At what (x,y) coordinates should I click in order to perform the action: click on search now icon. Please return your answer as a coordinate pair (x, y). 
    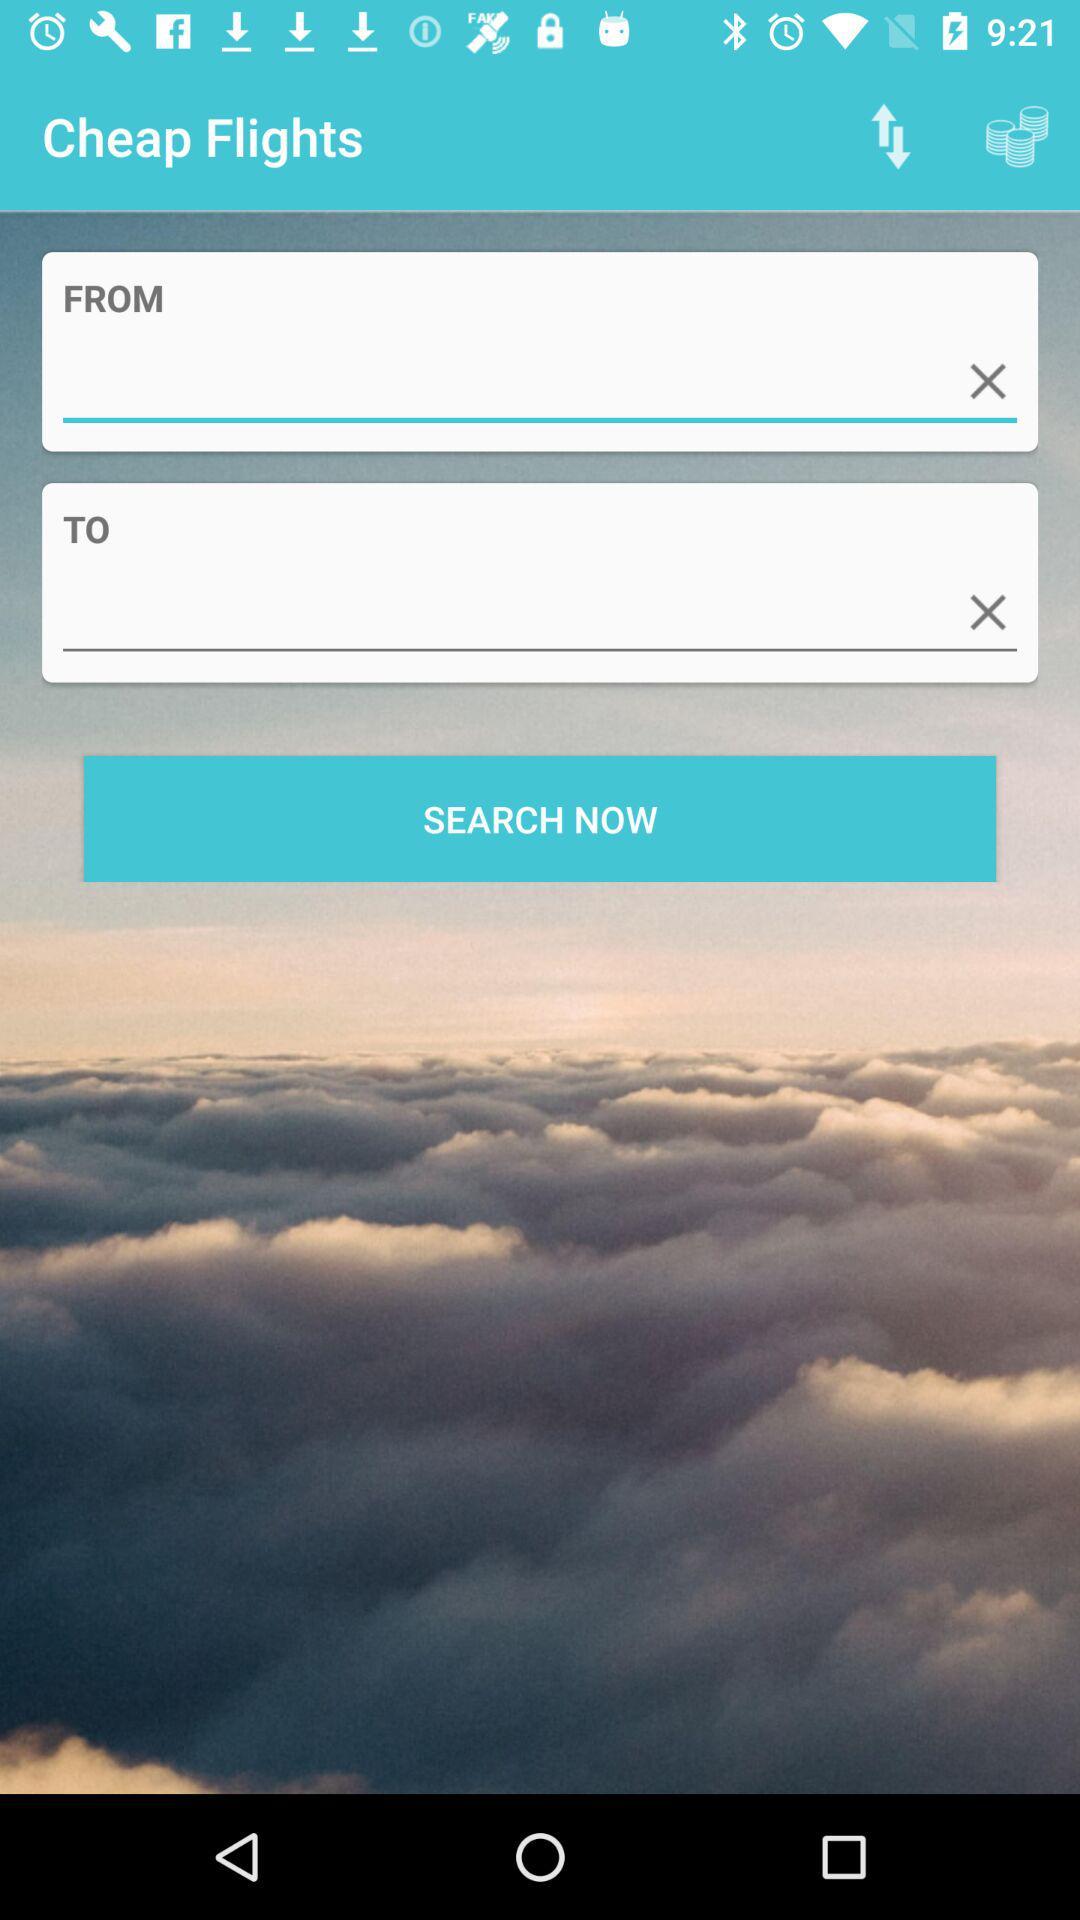
    Looking at the image, I should click on (540, 819).